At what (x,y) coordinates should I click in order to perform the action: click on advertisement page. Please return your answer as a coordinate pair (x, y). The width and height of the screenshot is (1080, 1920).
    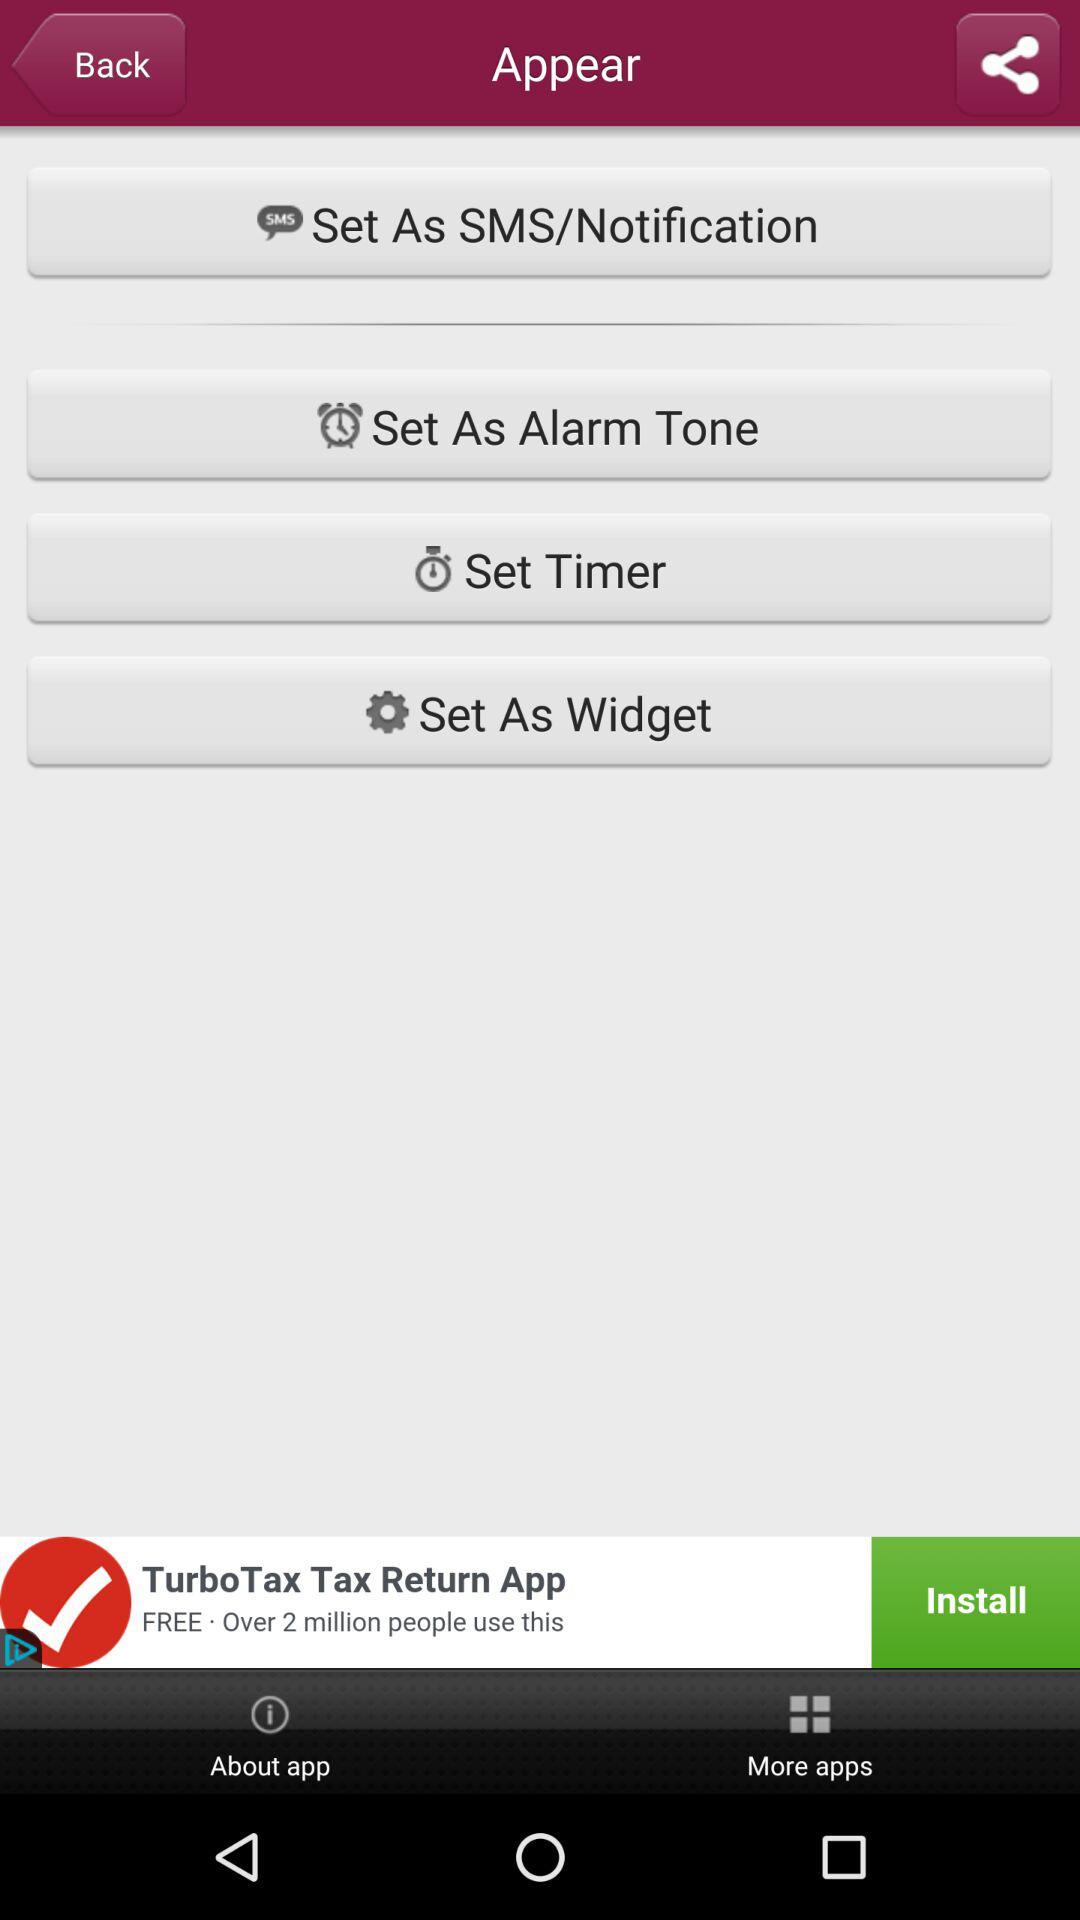
    Looking at the image, I should click on (540, 1602).